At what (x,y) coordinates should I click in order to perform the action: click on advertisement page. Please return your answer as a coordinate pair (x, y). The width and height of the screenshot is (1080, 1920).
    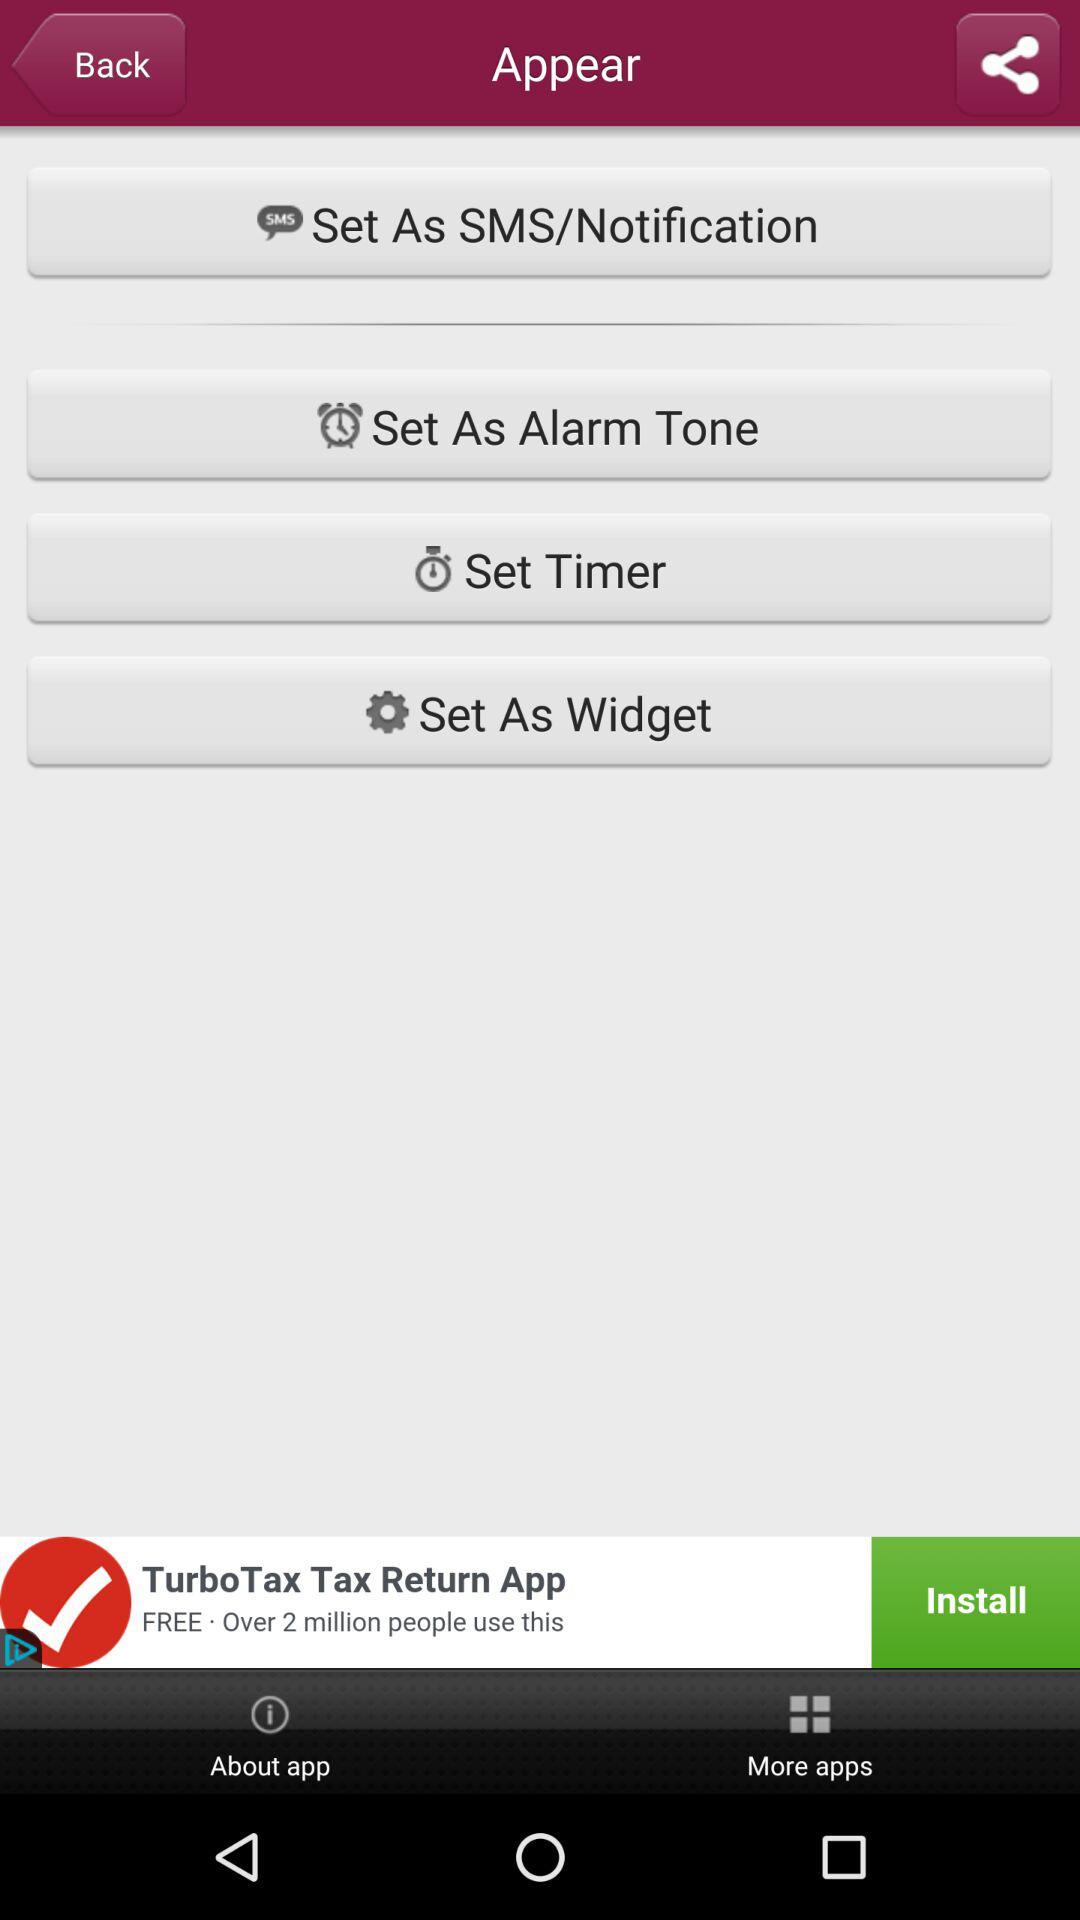
    Looking at the image, I should click on (540, 1602).